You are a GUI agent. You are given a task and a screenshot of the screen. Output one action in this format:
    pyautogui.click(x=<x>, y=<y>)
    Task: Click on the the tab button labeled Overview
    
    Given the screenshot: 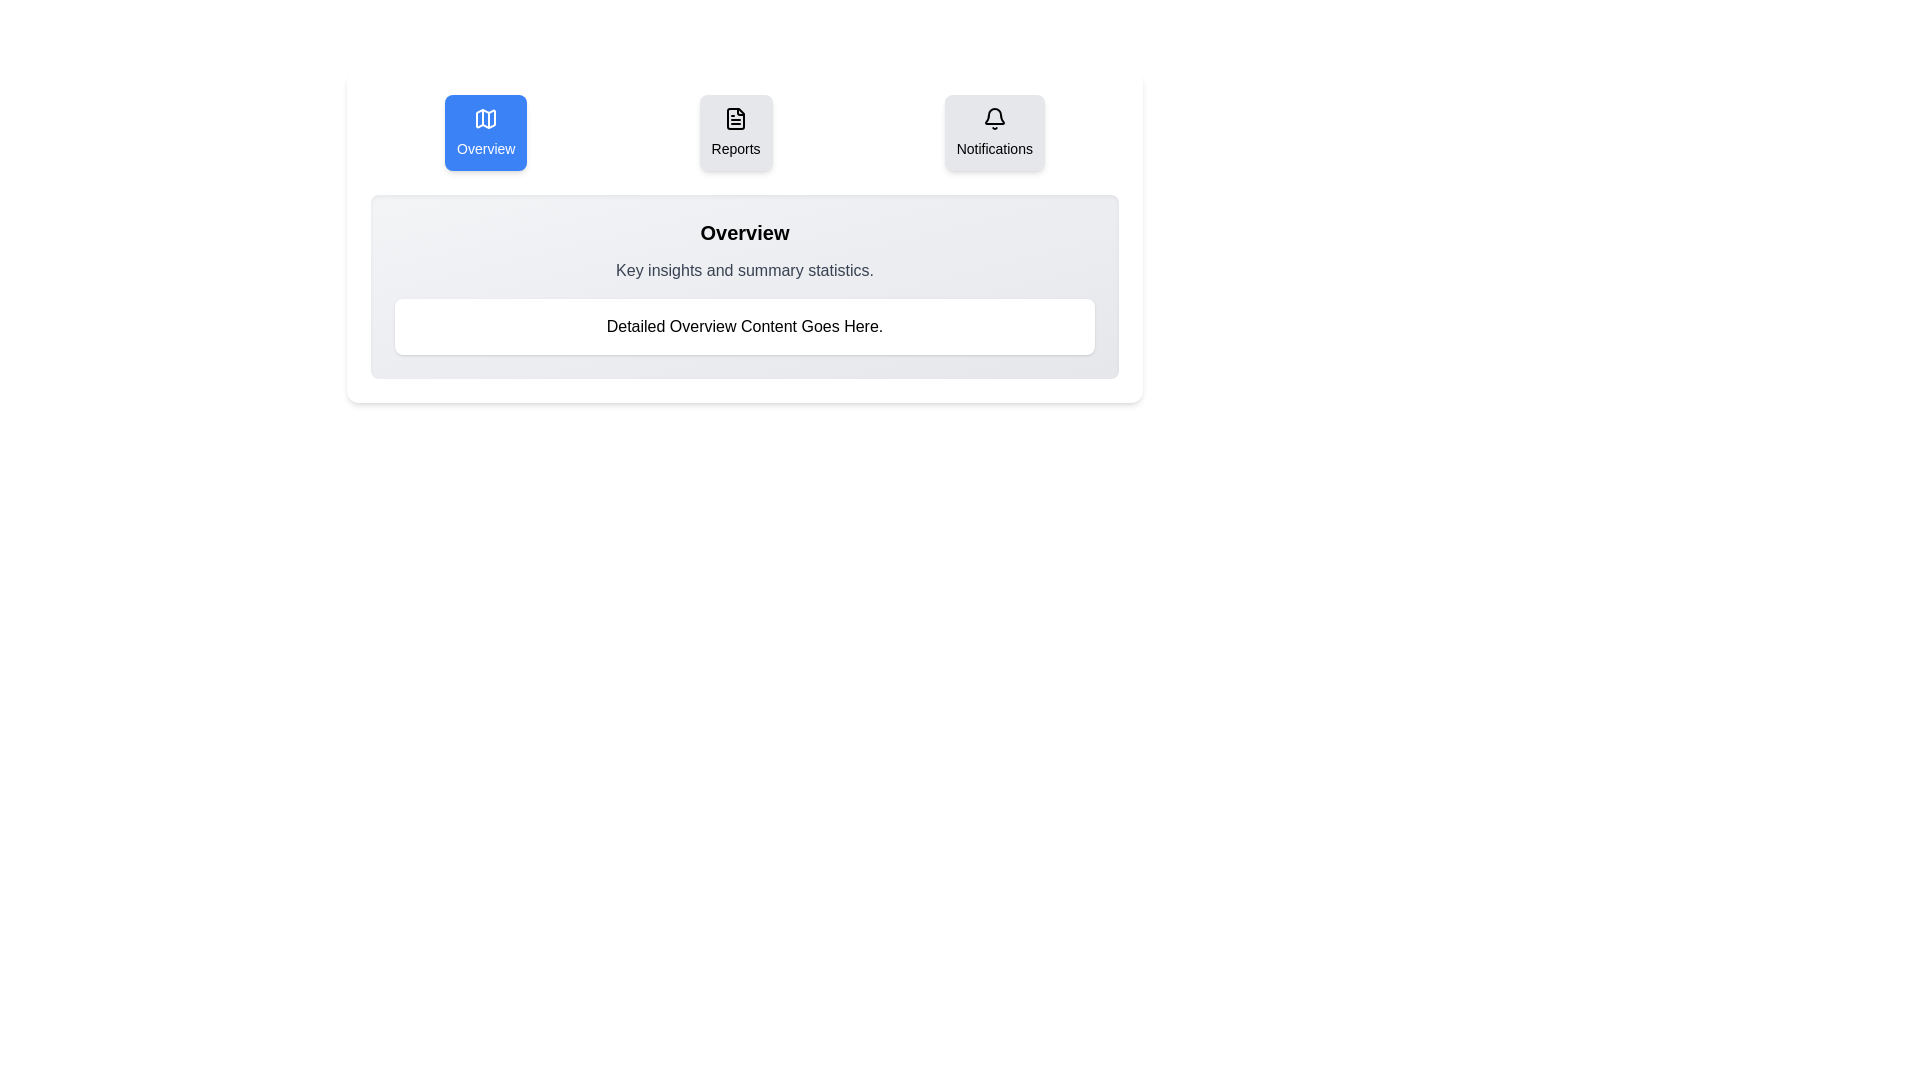 What is the action you would take?
    pyautogui.click(x=486, y=132)
    